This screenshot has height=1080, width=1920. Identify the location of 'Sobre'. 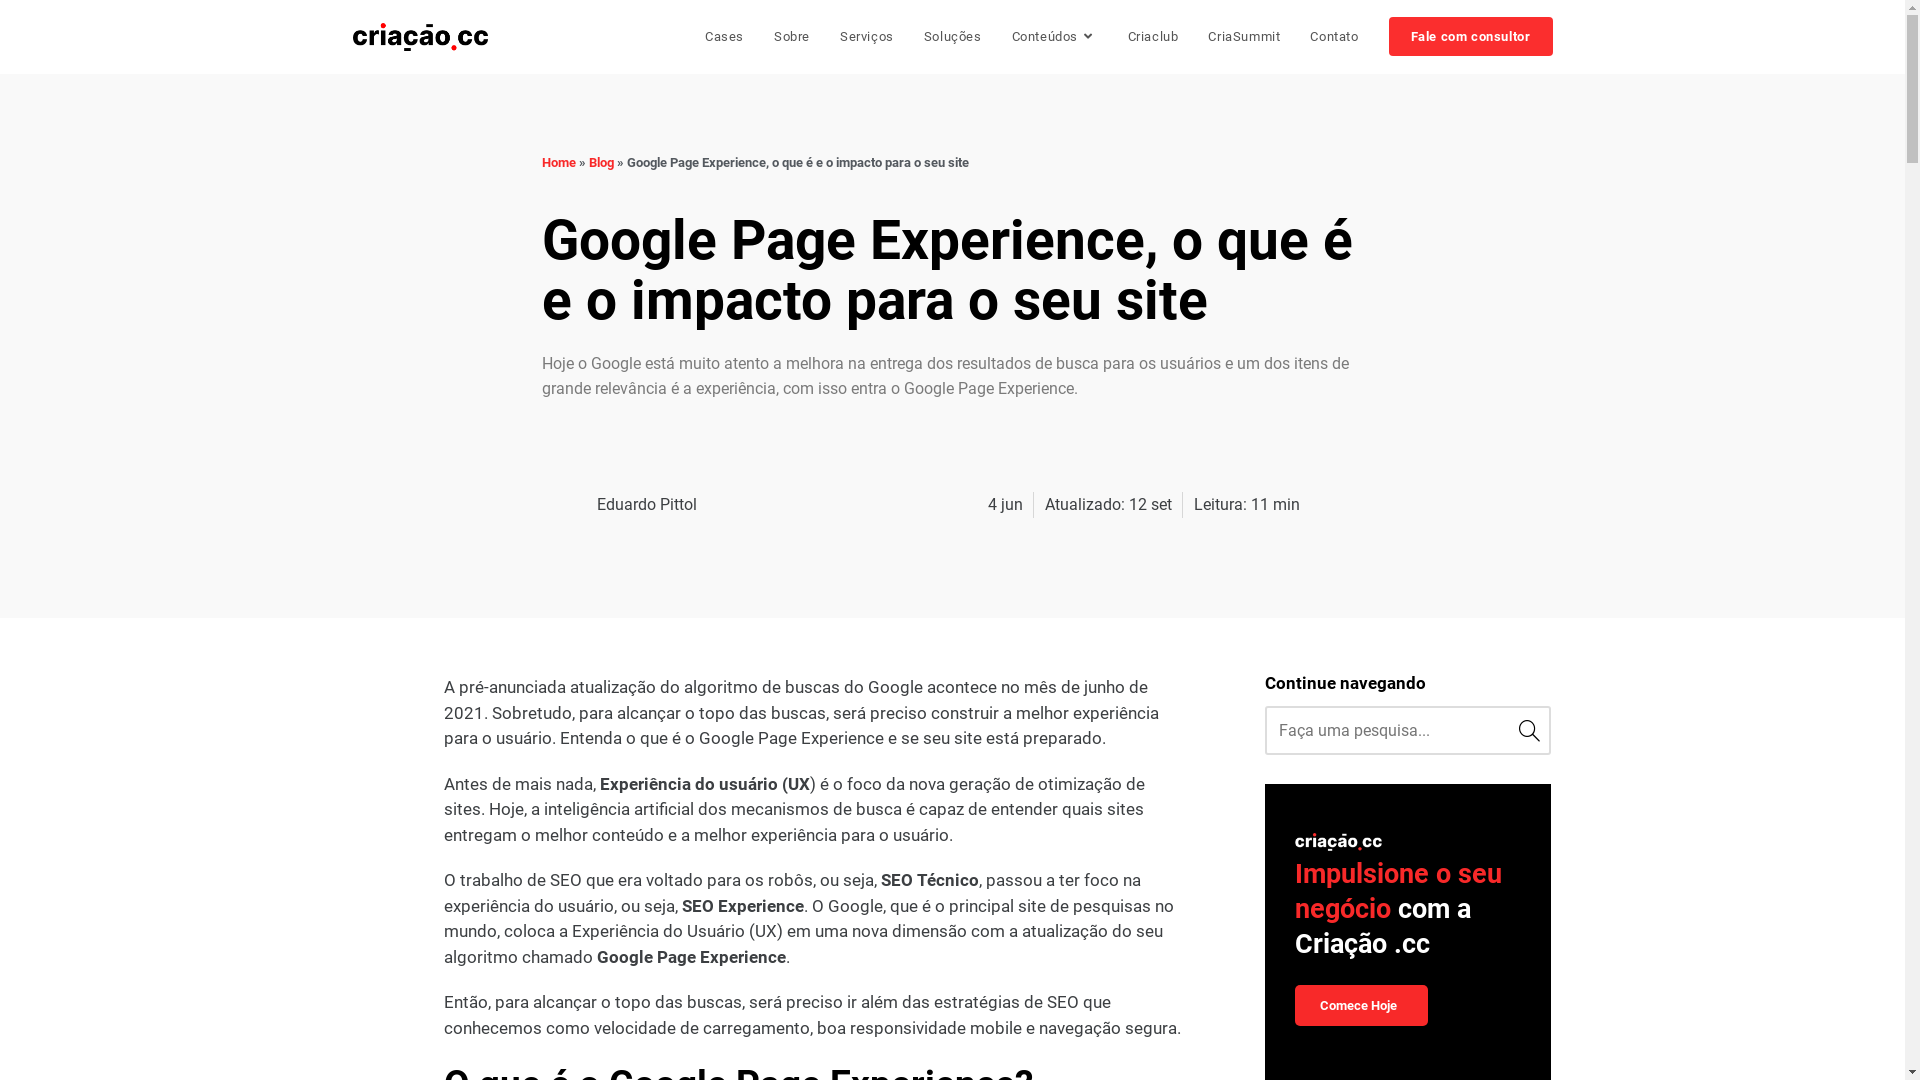
(791, 37).